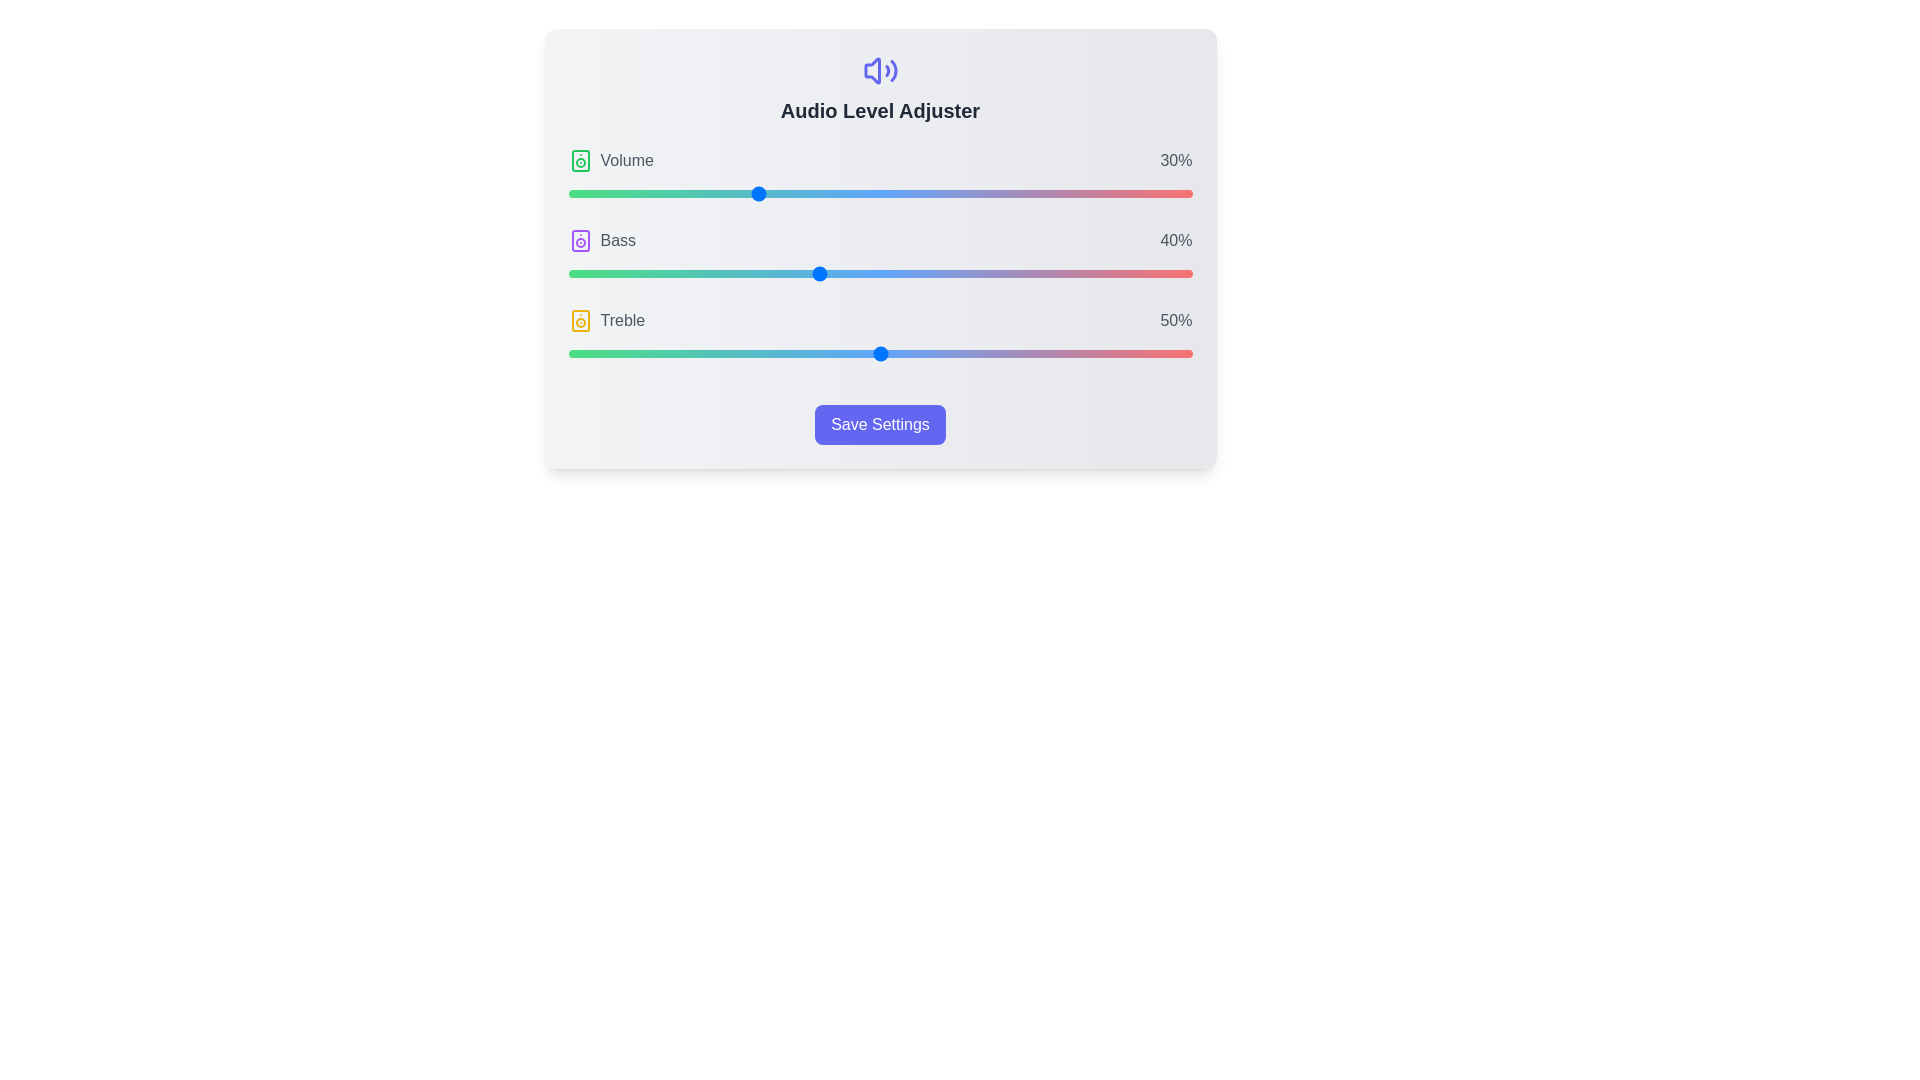 The image size is (1920, 1080). I want to click on the Treble slider to 0%, so click(567, 353).